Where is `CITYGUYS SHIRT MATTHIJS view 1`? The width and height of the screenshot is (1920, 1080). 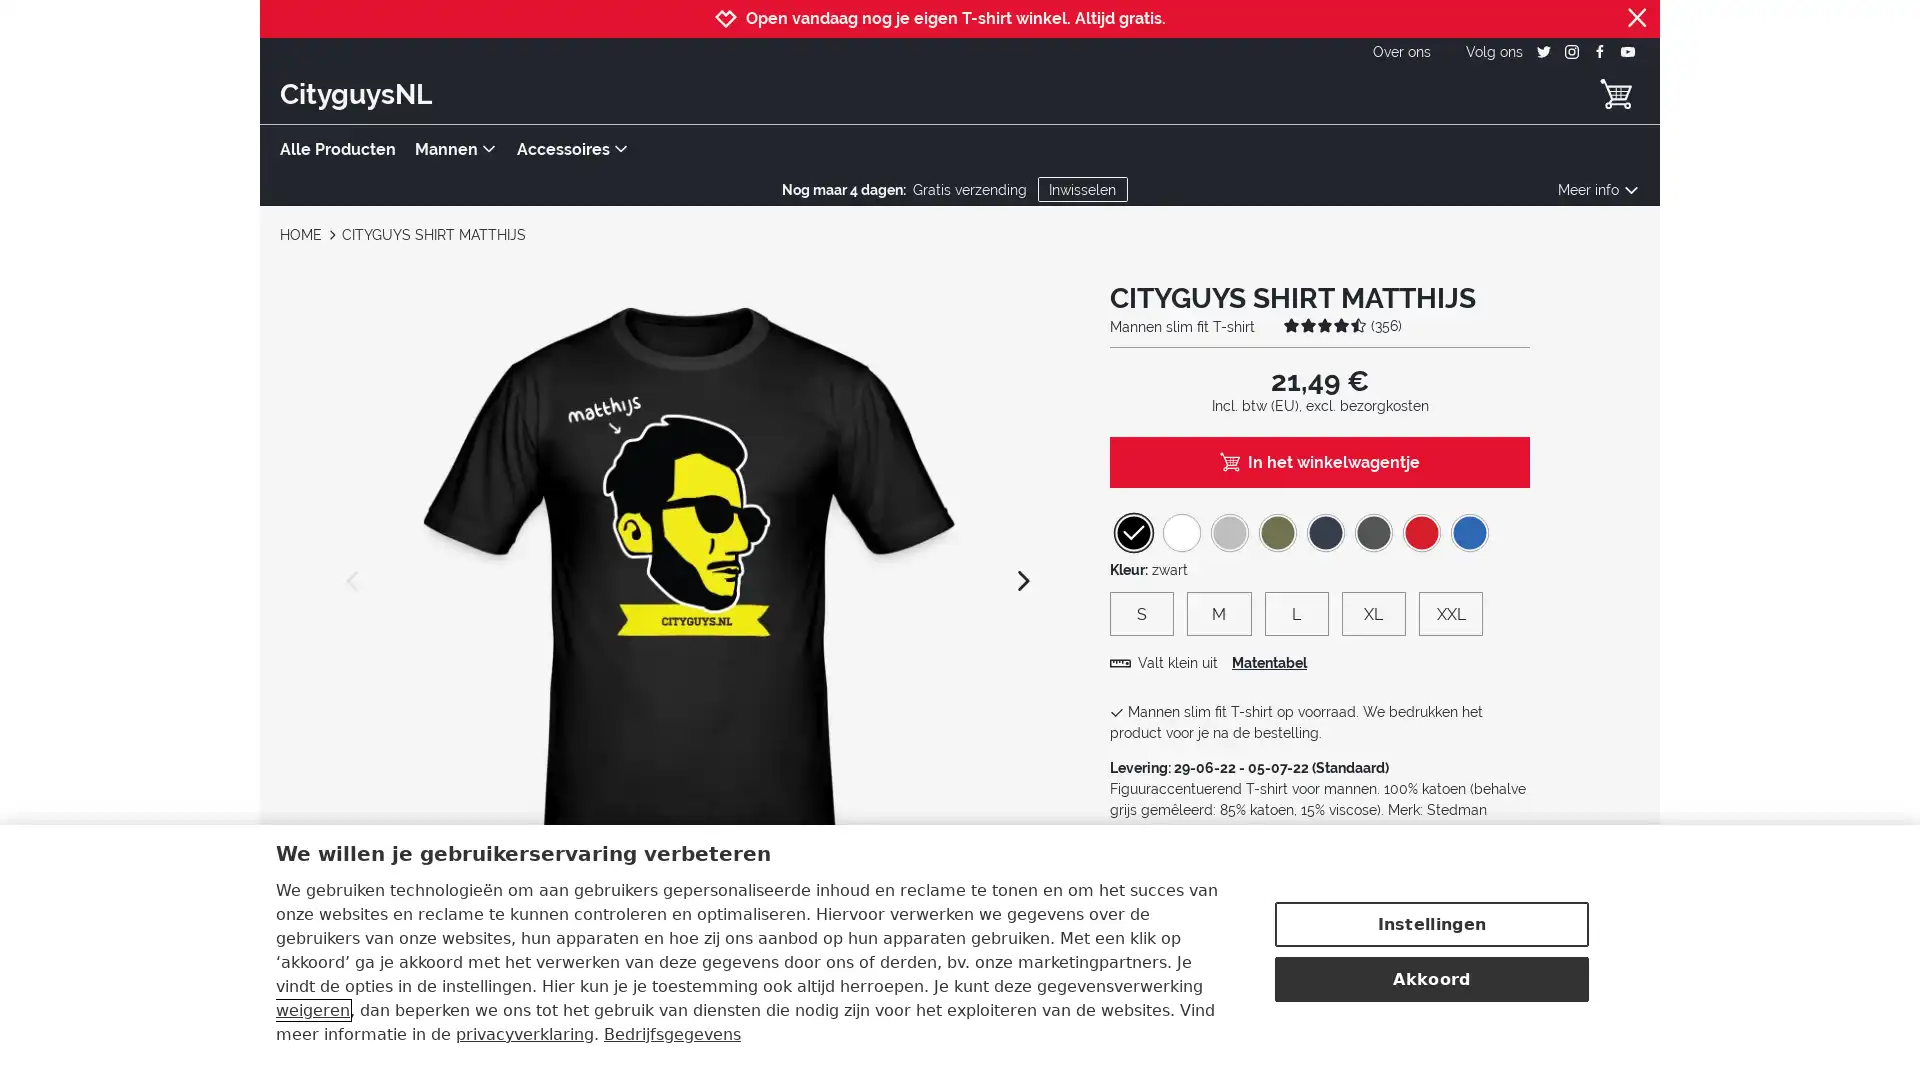 CITYGUYS SHIRT MATTHIJS view 1 is located at coordinates (513, 951).